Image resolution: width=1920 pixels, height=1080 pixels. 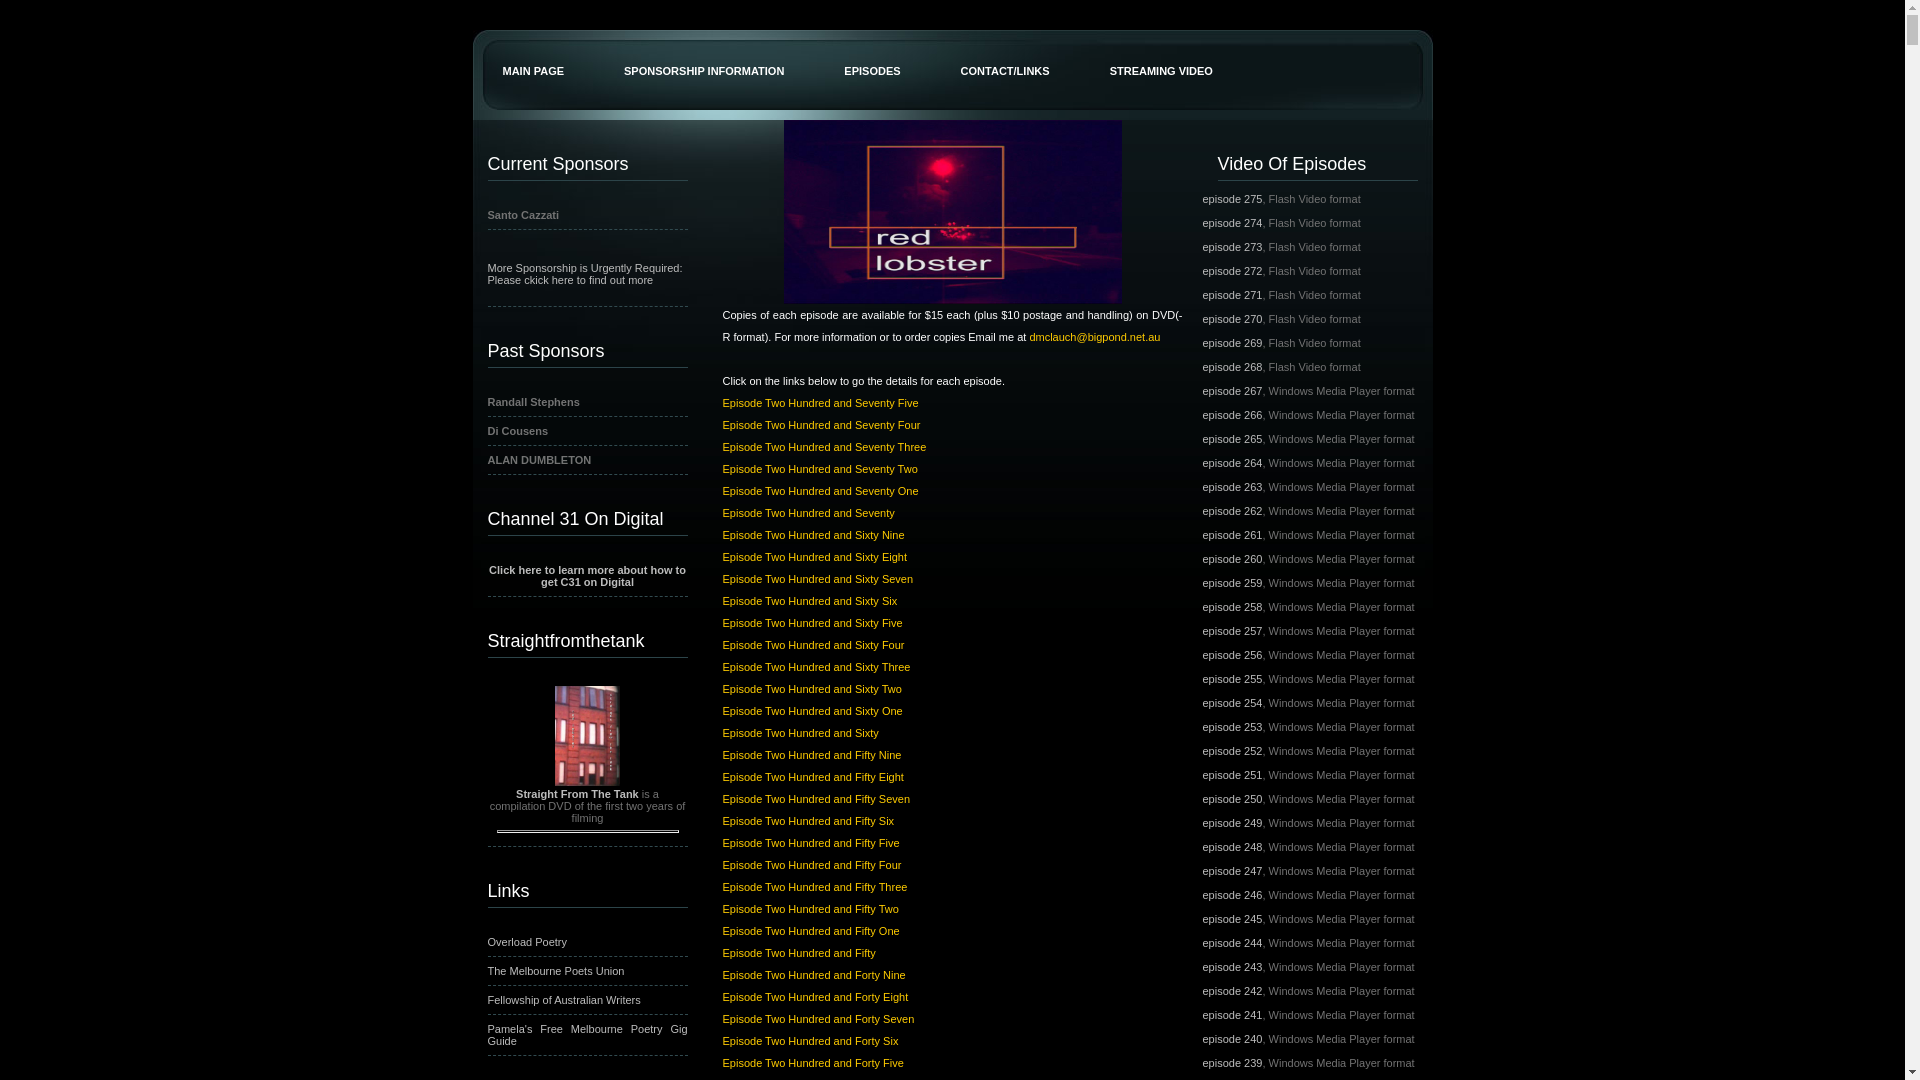 I want to click on 'Episode Two Hundred and Seventy', so click(x=807, y=512).